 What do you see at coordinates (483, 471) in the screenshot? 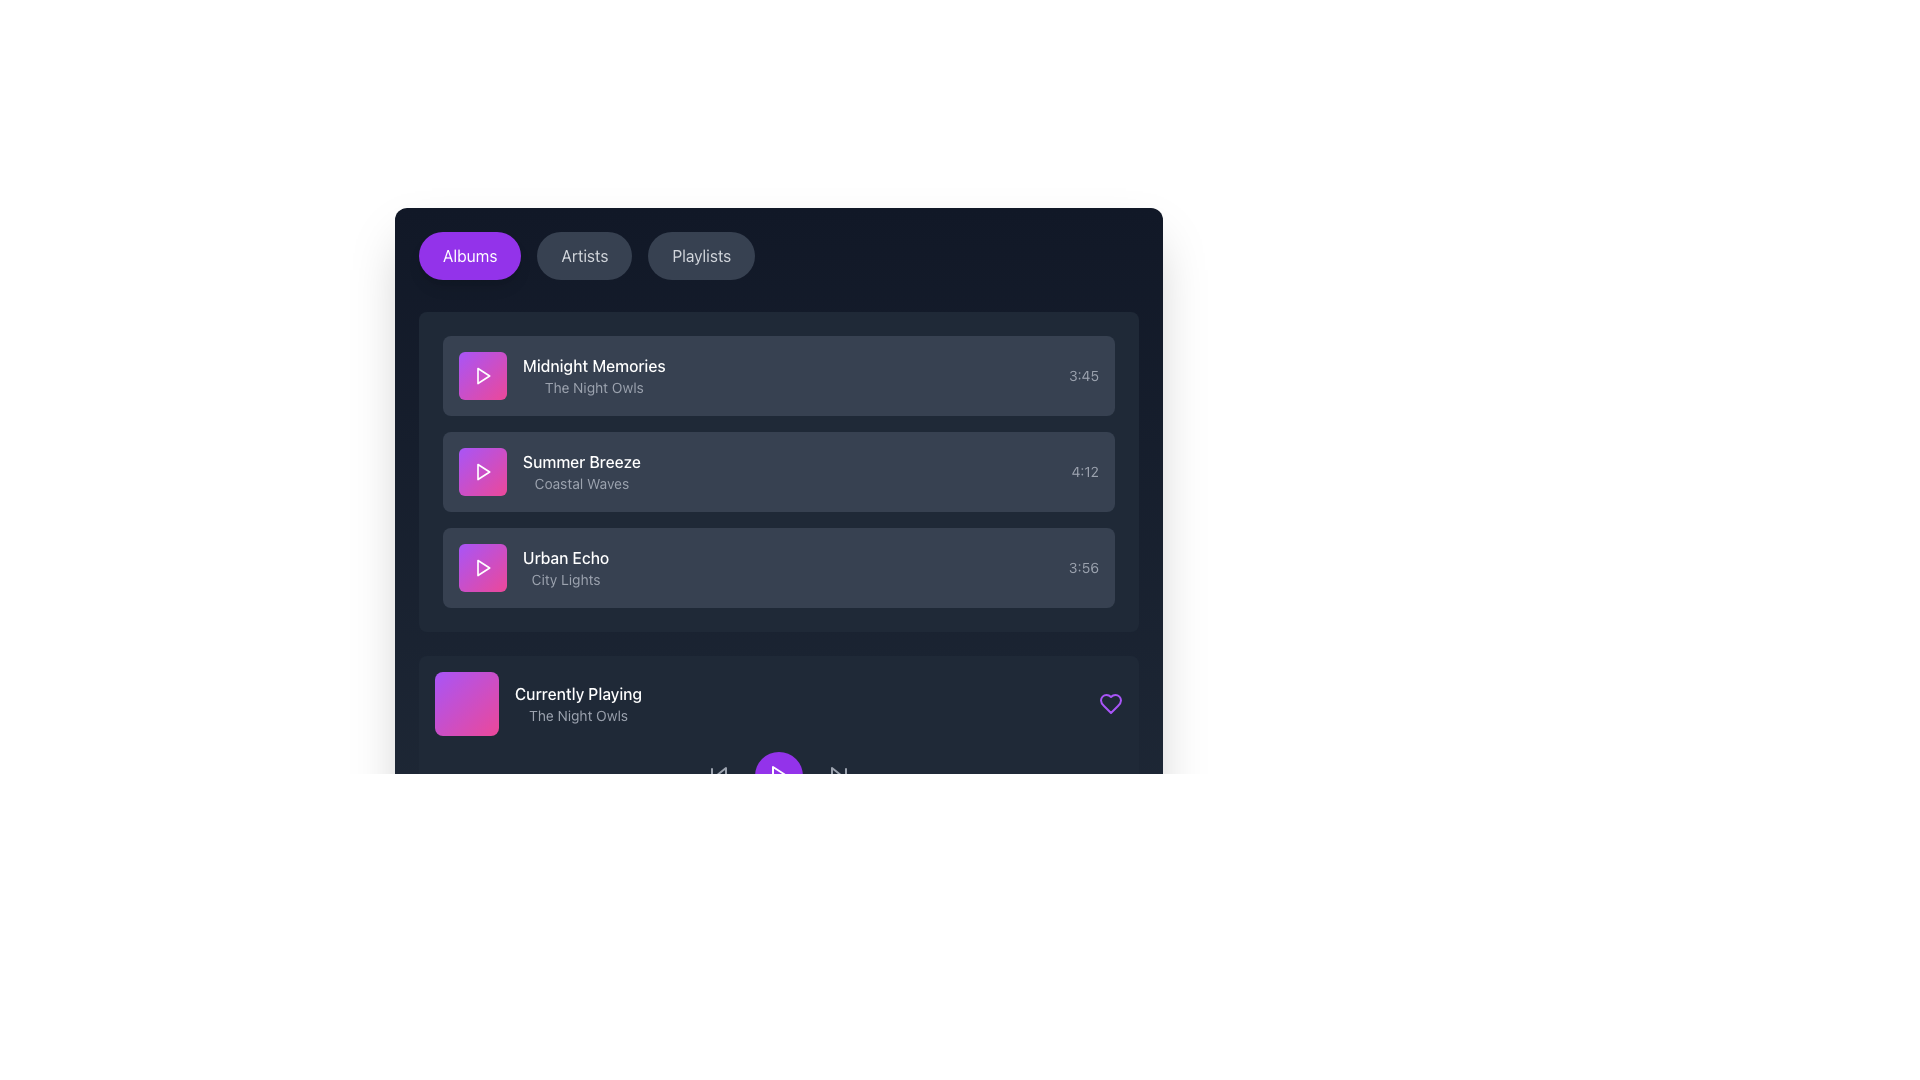
I see `the triangular play icon button located on the left side of the 'Summer Breeze' list item` at bounding box center [483, 471].